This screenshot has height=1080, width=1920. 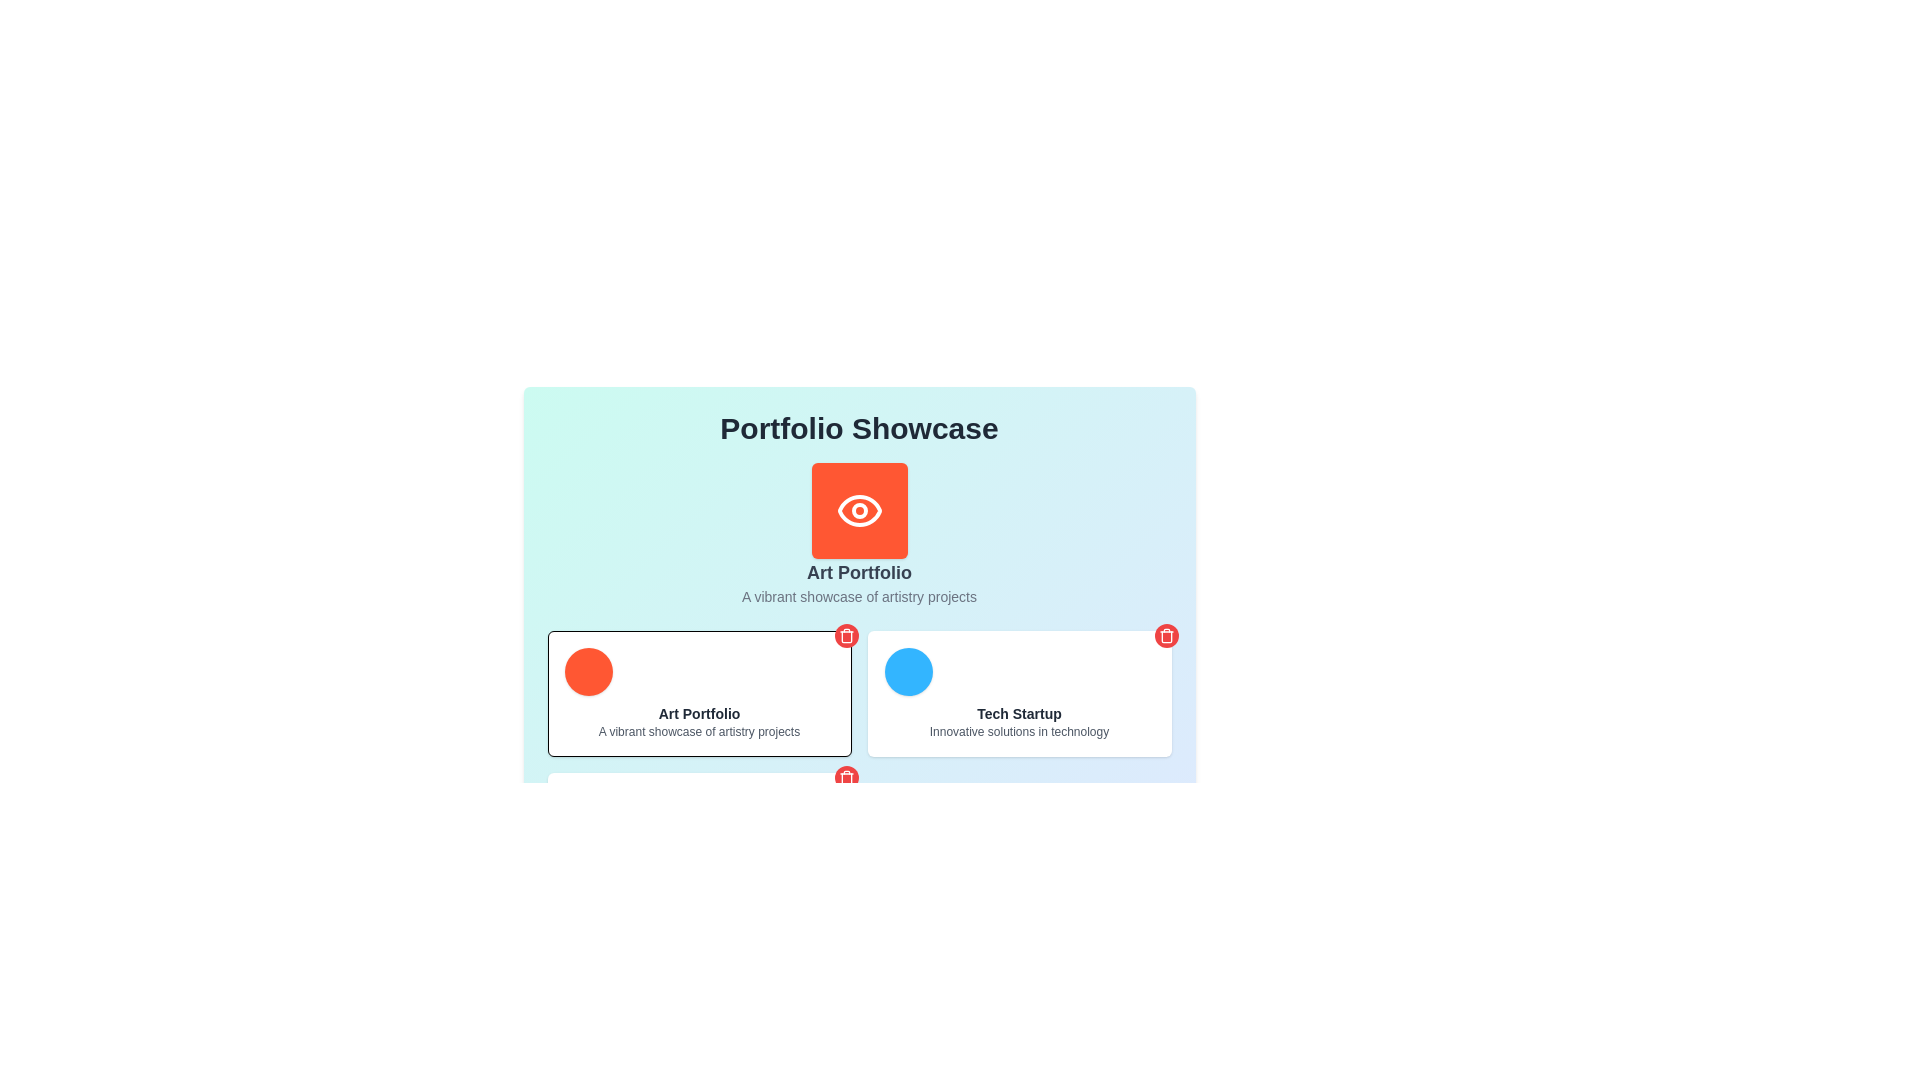 I want to click on text label located at the top-center of the interface, which serves as a title for the art portfolio section, positioned below an orange icon featuring a stylized eye, so click(x=859, y=573).